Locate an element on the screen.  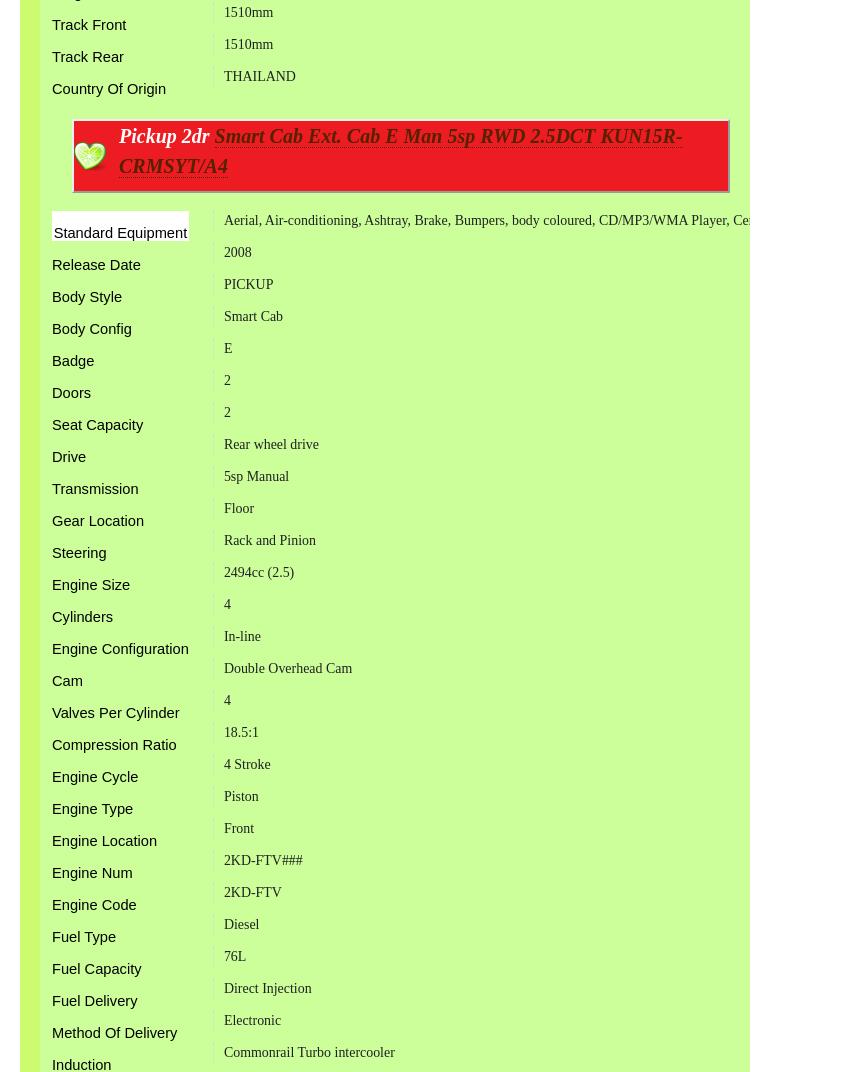
'Engine Size' is located at coordinates (91, 583).